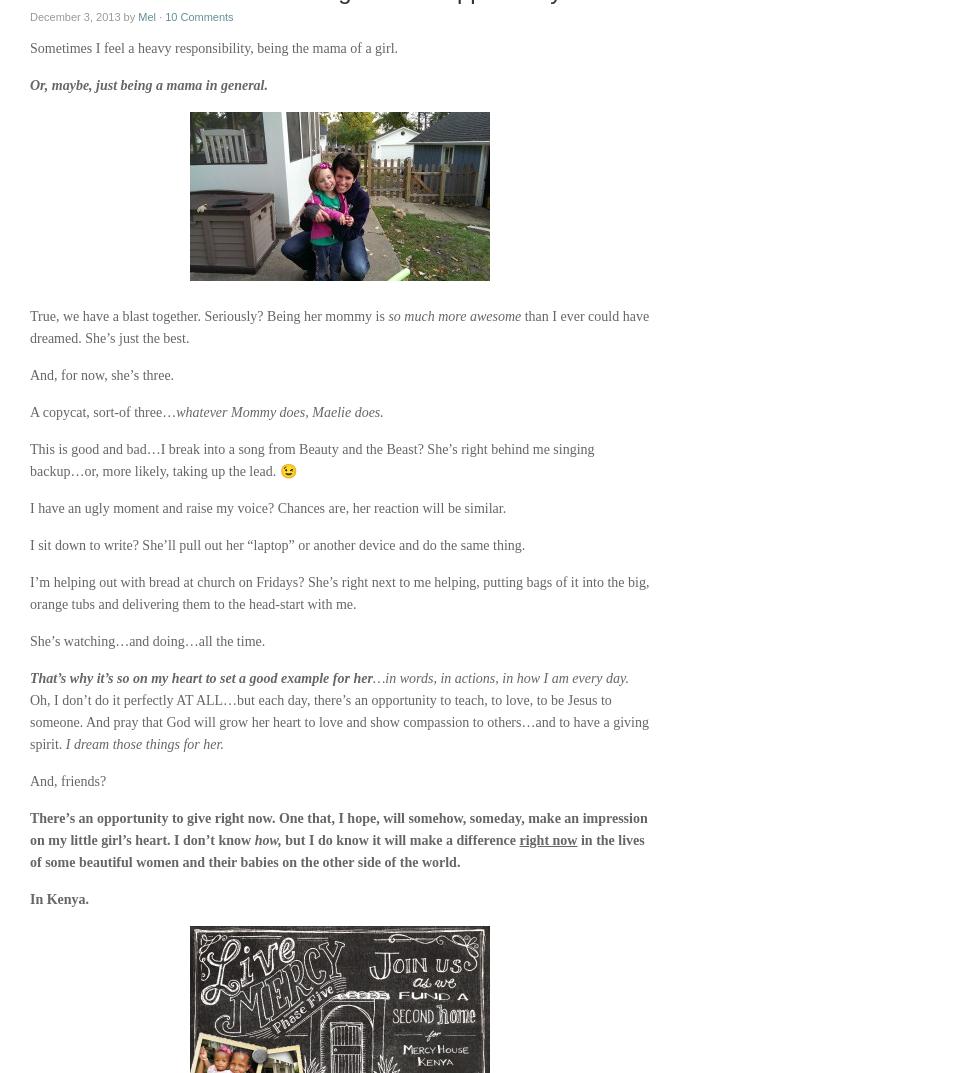 The image size is (965, 1073). What do you see at coordinates (74, 15) in the screenshot?
I see `'December 3, 2013'` at bounding box center [74, 15].